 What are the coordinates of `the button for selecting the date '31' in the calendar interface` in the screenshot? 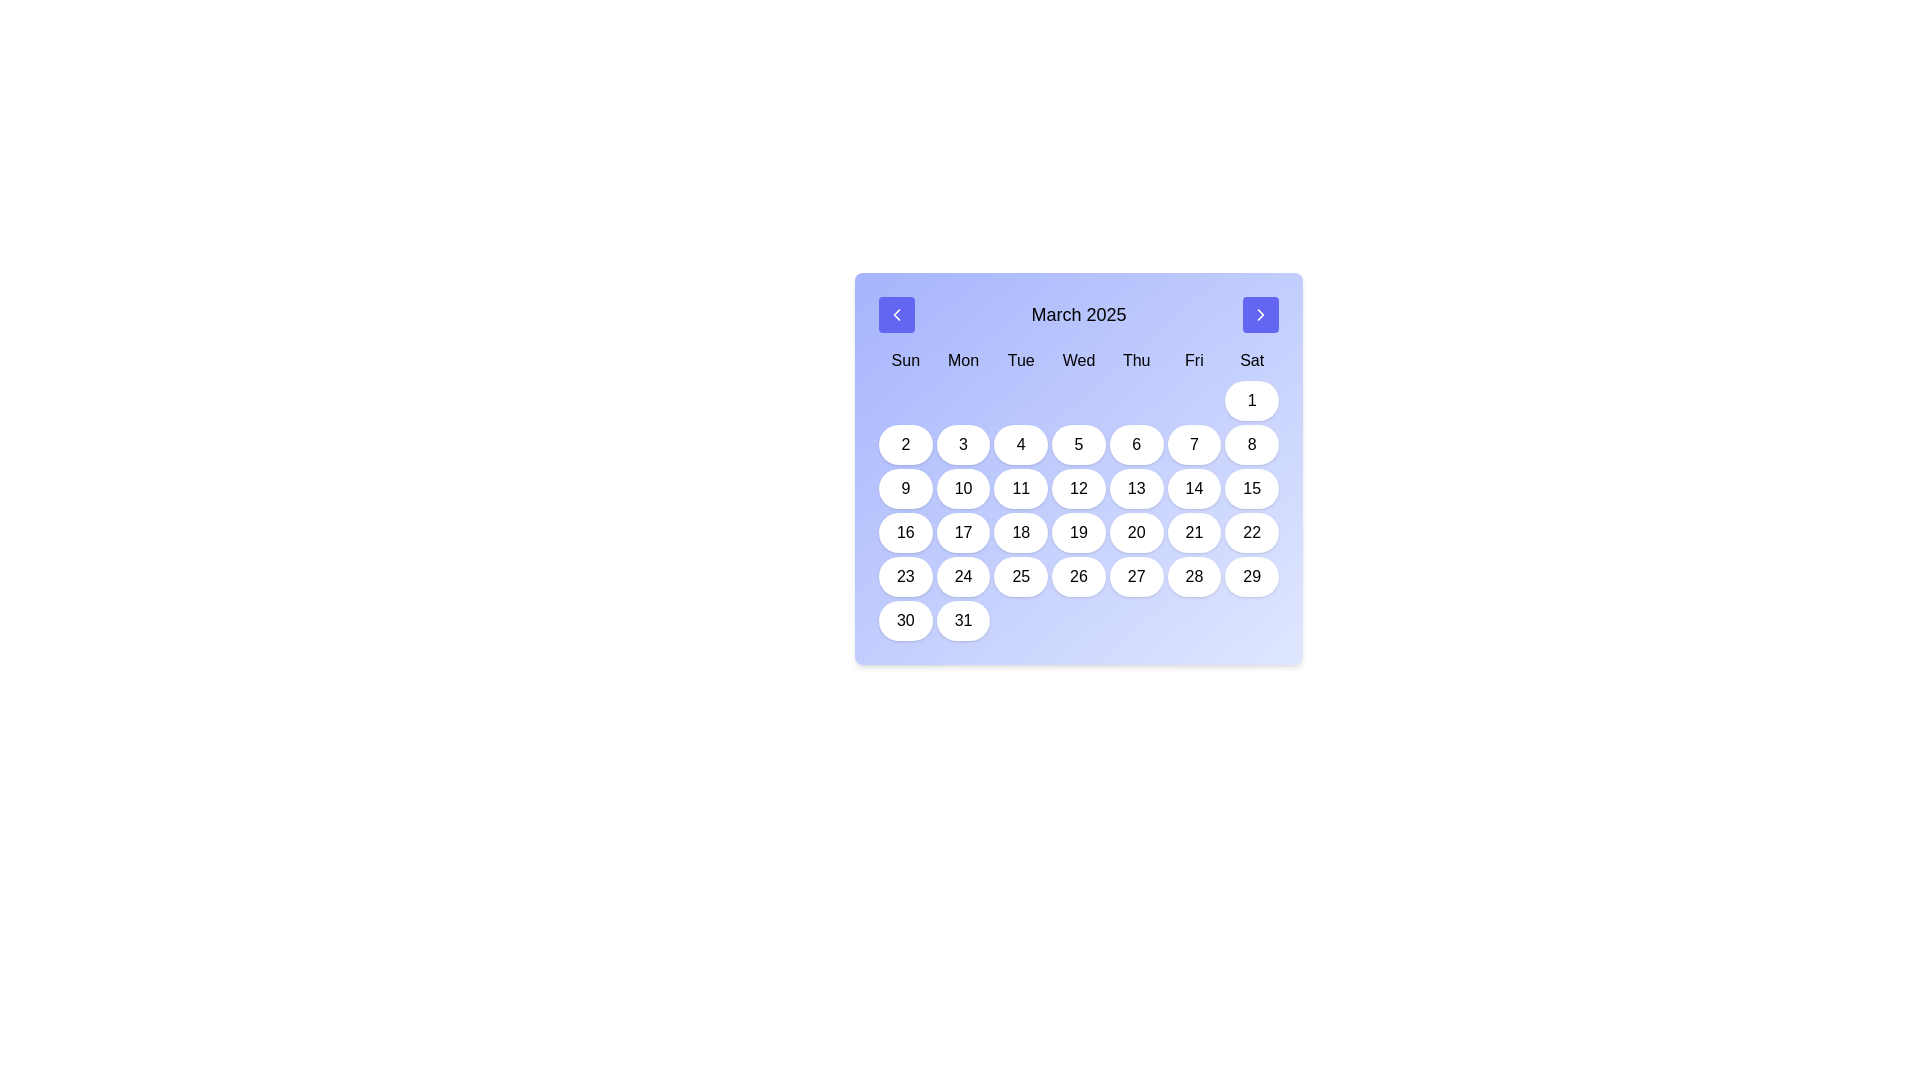 It's located at (963, 620).